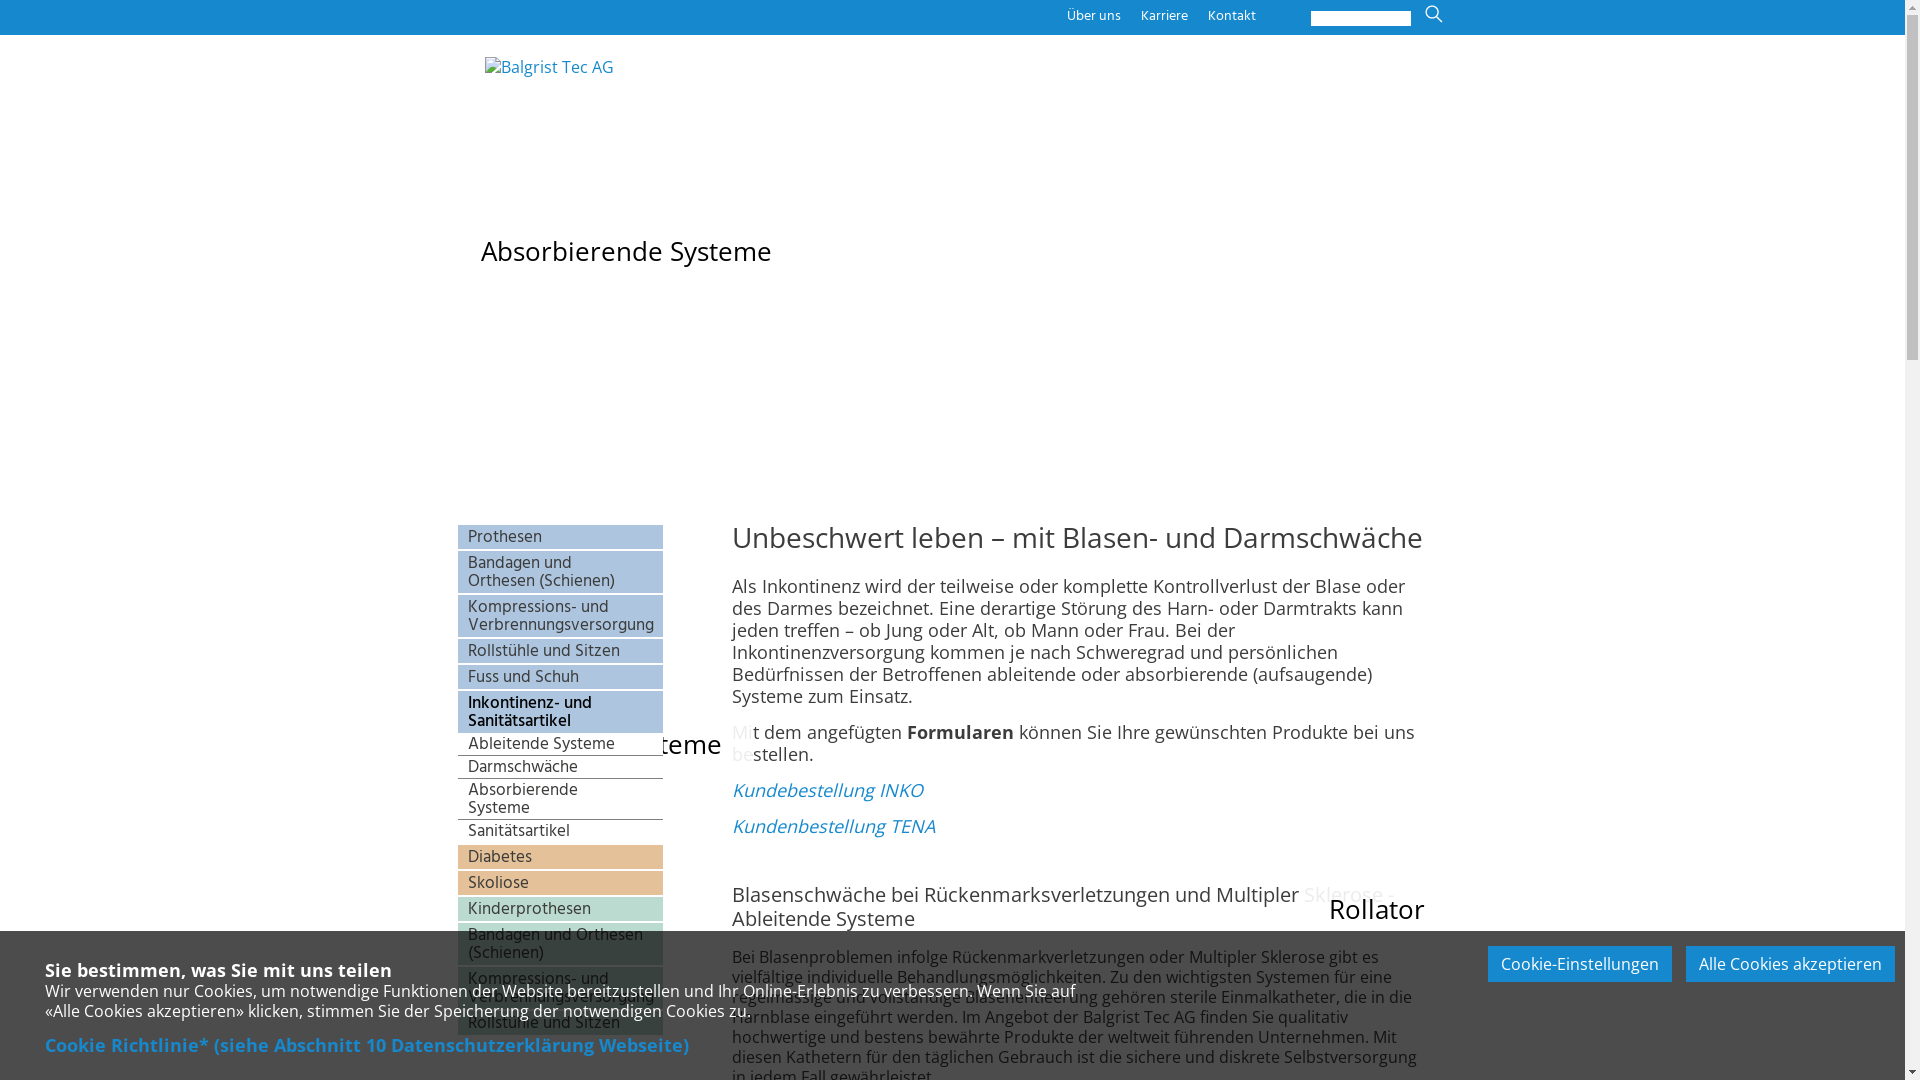  I want to click on 'Skoliose', so click(560, 882).